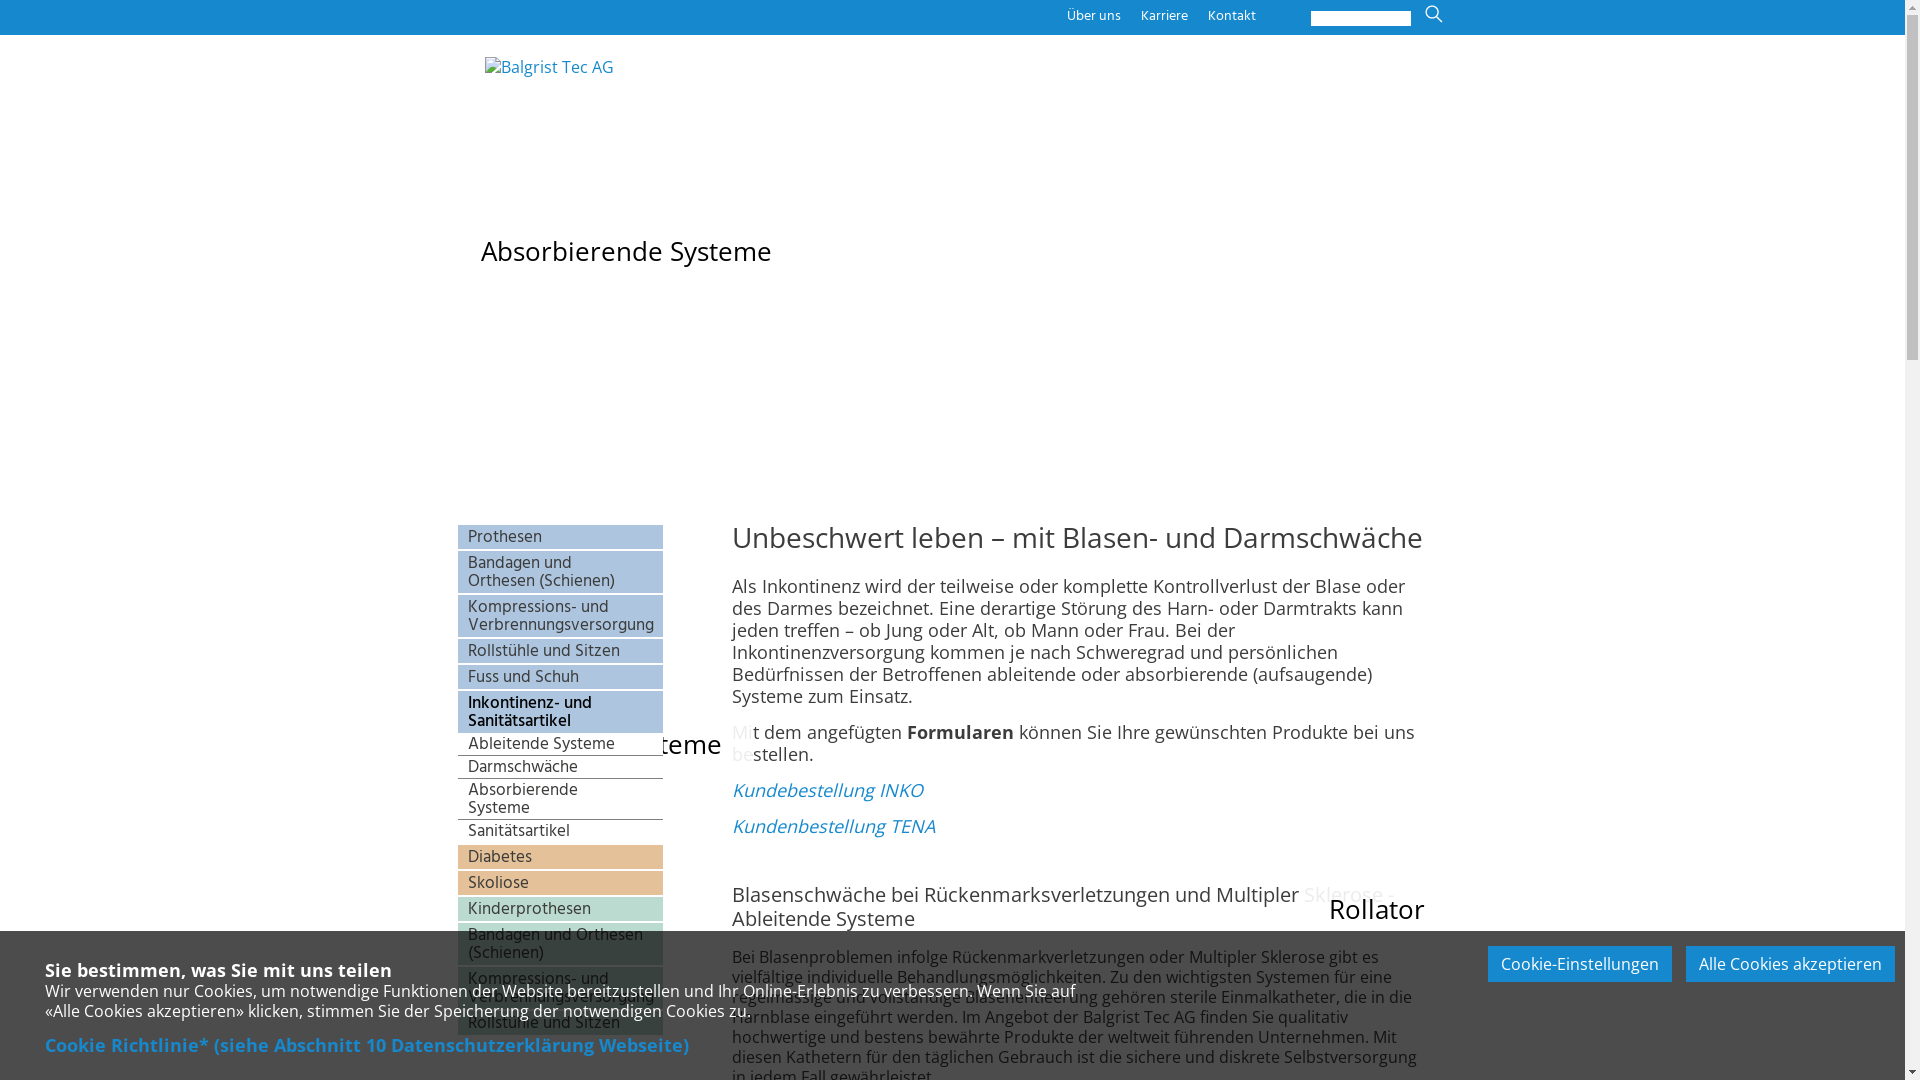  I want to click on 'Skoliose', so click(560, 882).